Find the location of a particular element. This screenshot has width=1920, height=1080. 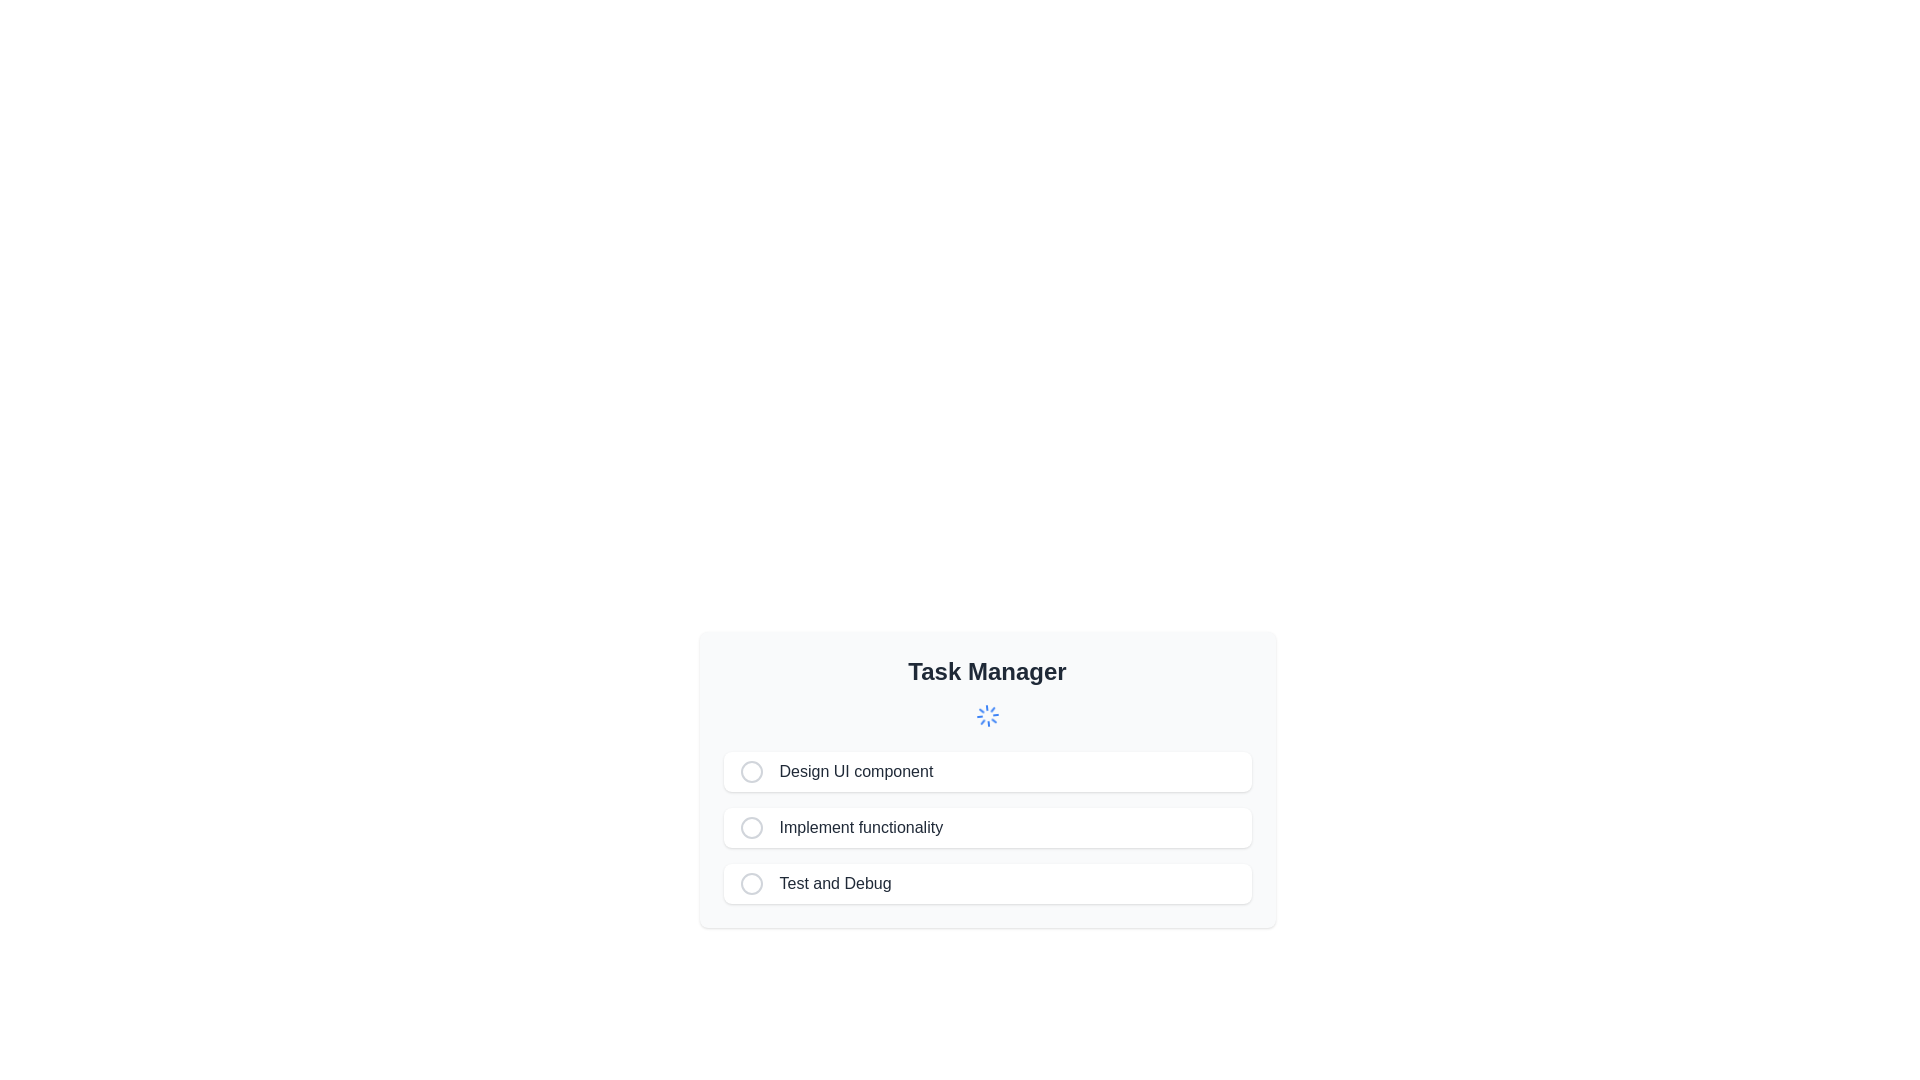

the circular icon representing the status indicator for the 'Design UI component' task located under the 'Task Manager' heading is located at coordinates (750, 770).